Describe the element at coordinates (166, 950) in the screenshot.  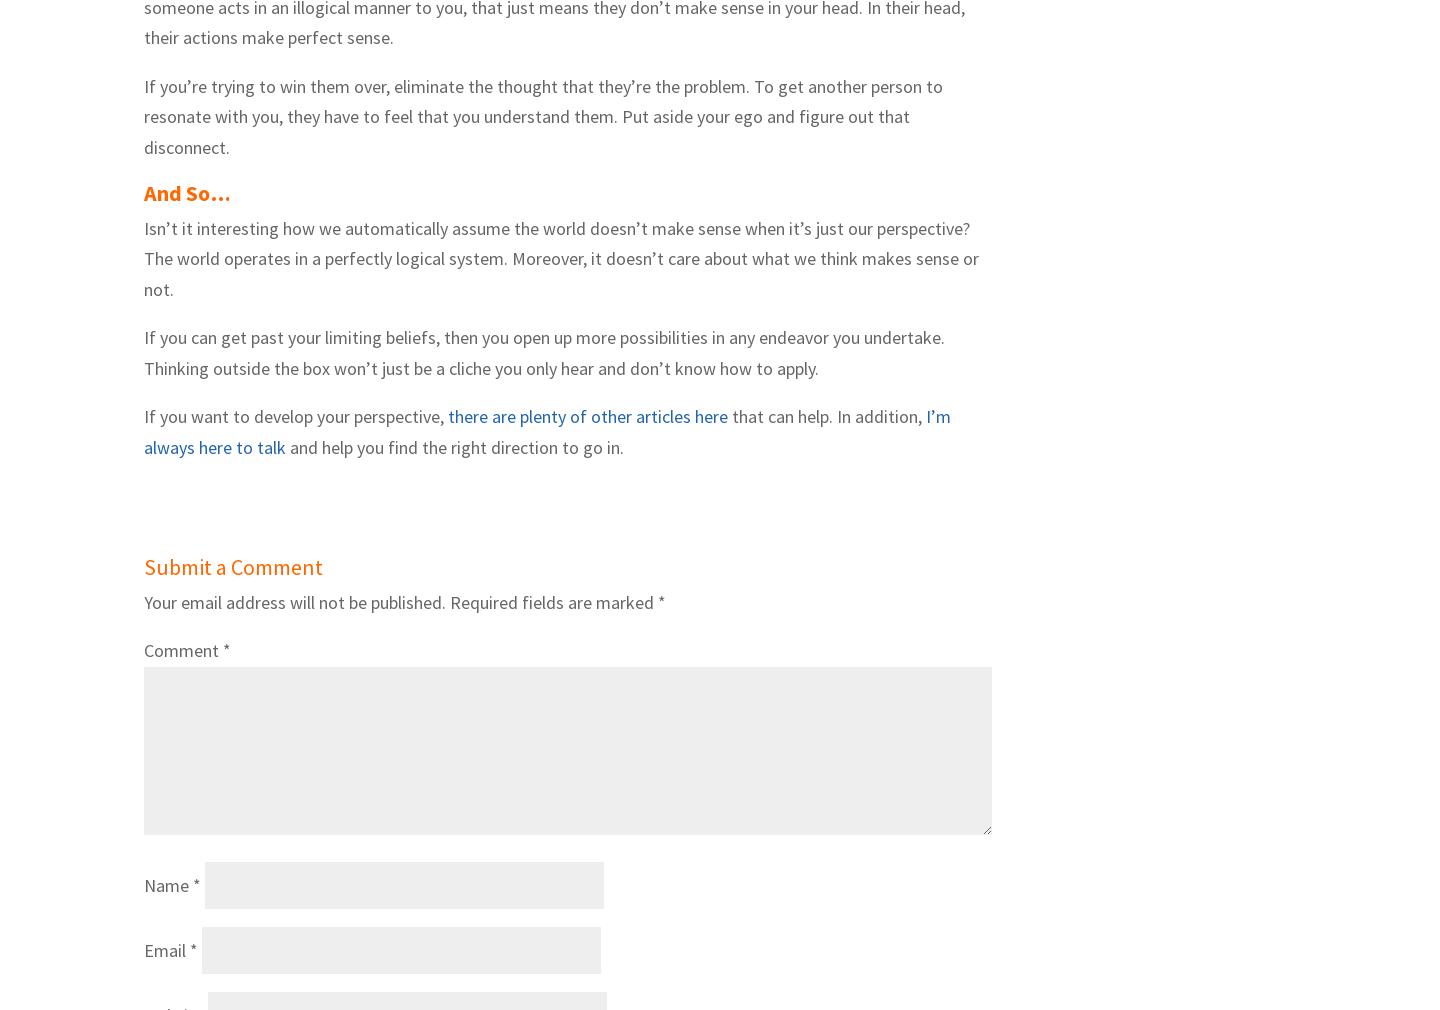
I see `'Email'` at that location.